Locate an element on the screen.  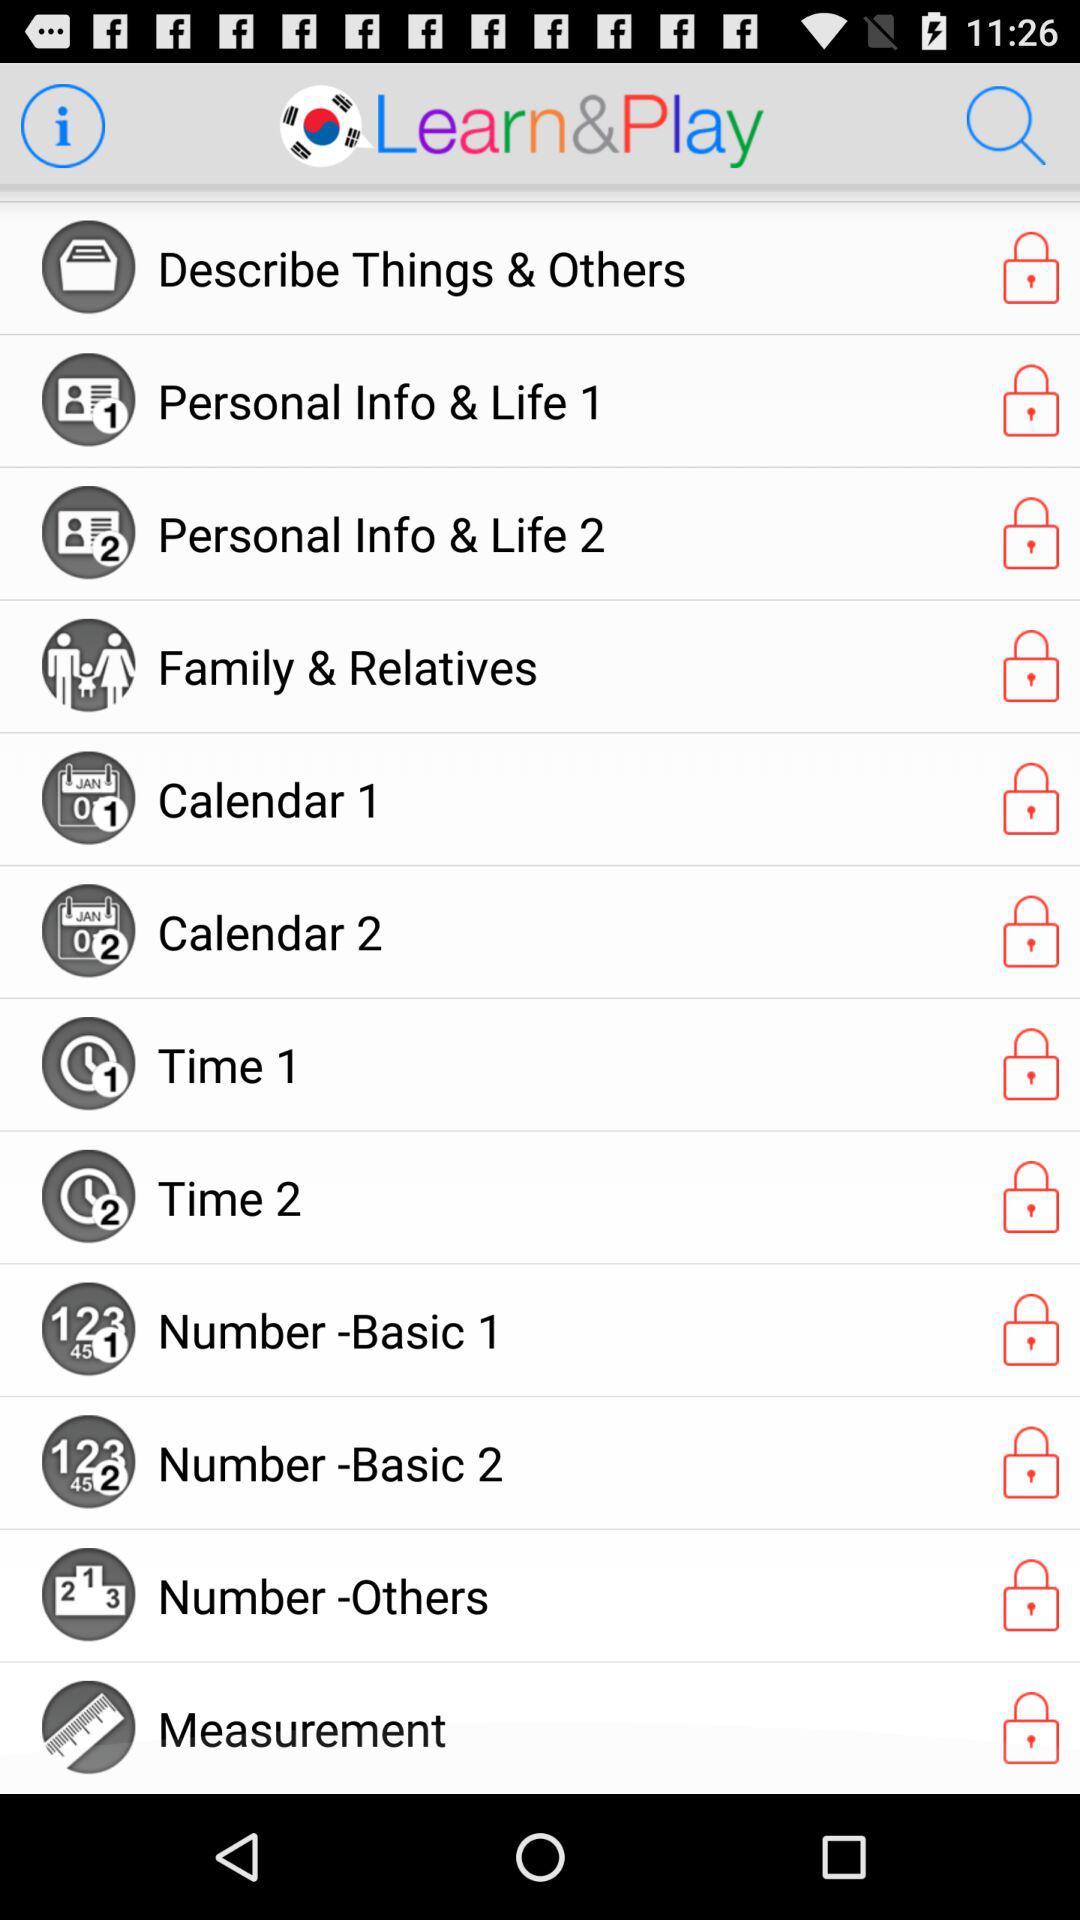
learn more is located at coordinates (61, 124).